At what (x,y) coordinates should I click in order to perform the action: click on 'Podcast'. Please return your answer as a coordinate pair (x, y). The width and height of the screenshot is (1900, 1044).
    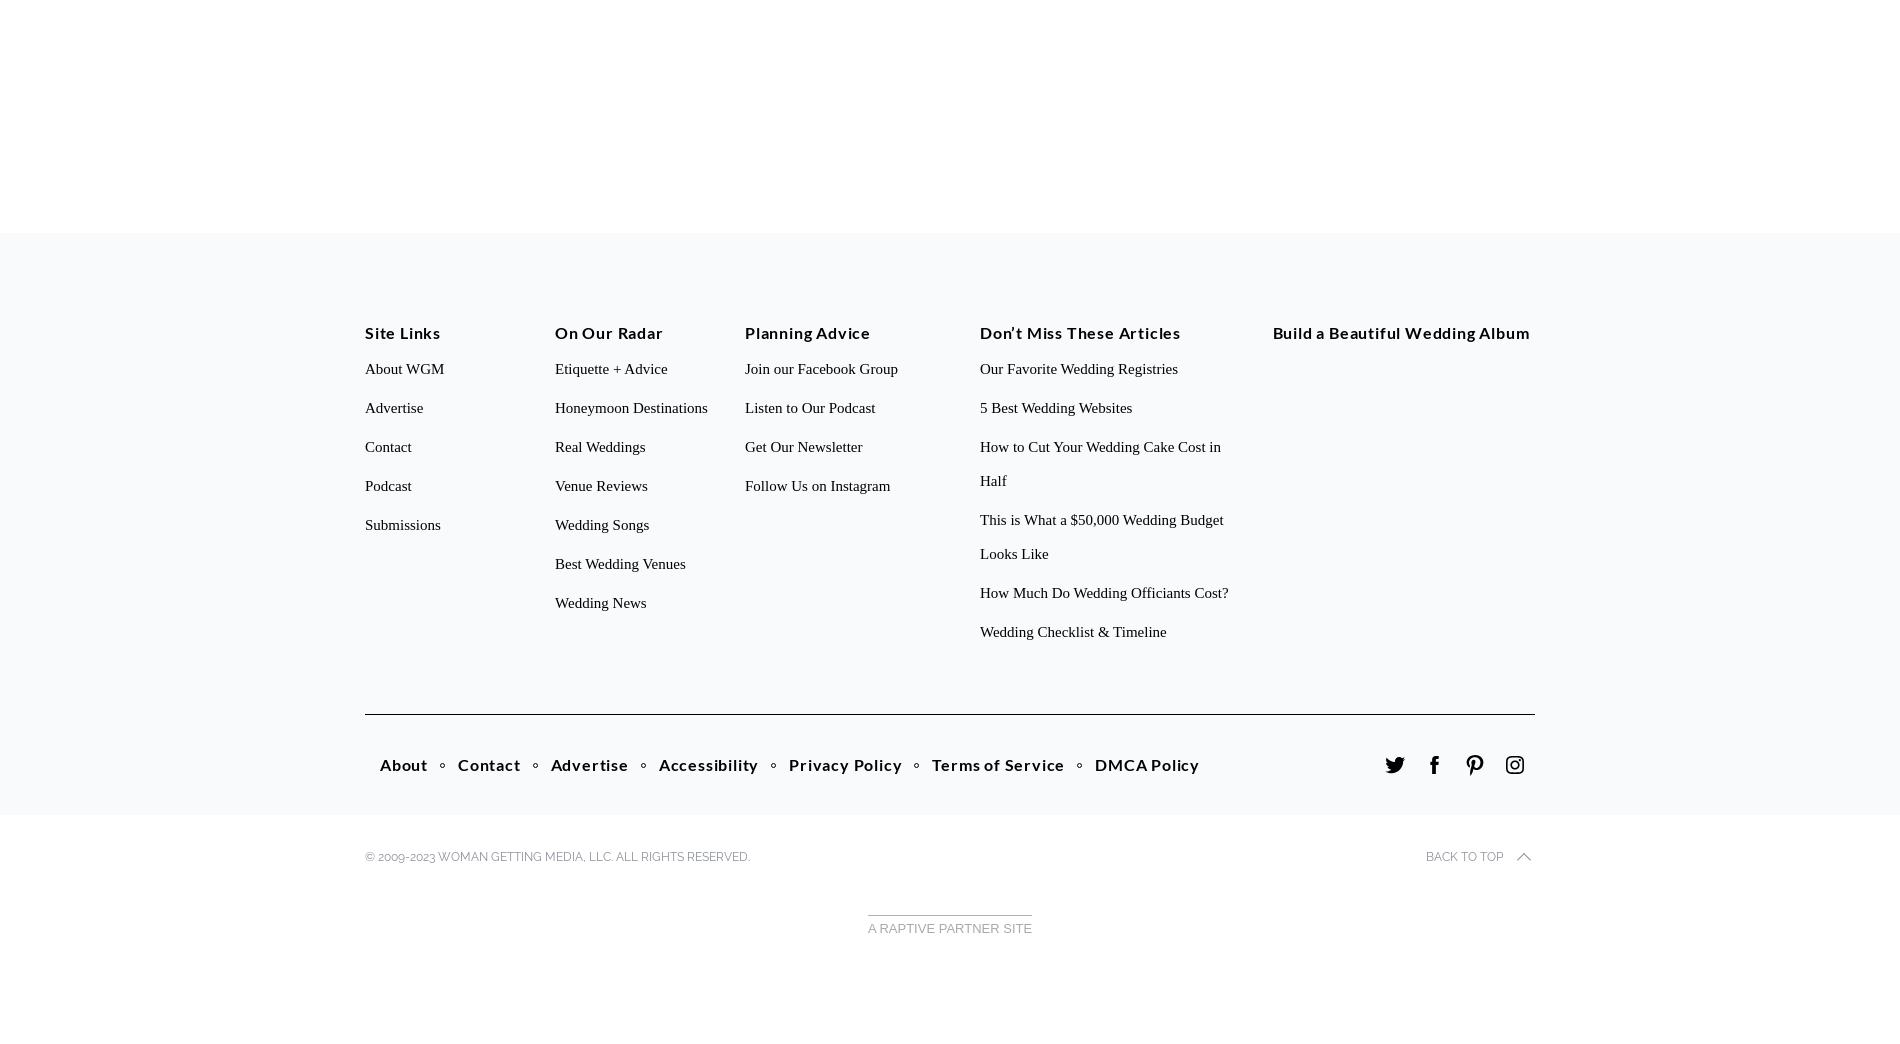
    Looking at the image, I should click on (386, 485).